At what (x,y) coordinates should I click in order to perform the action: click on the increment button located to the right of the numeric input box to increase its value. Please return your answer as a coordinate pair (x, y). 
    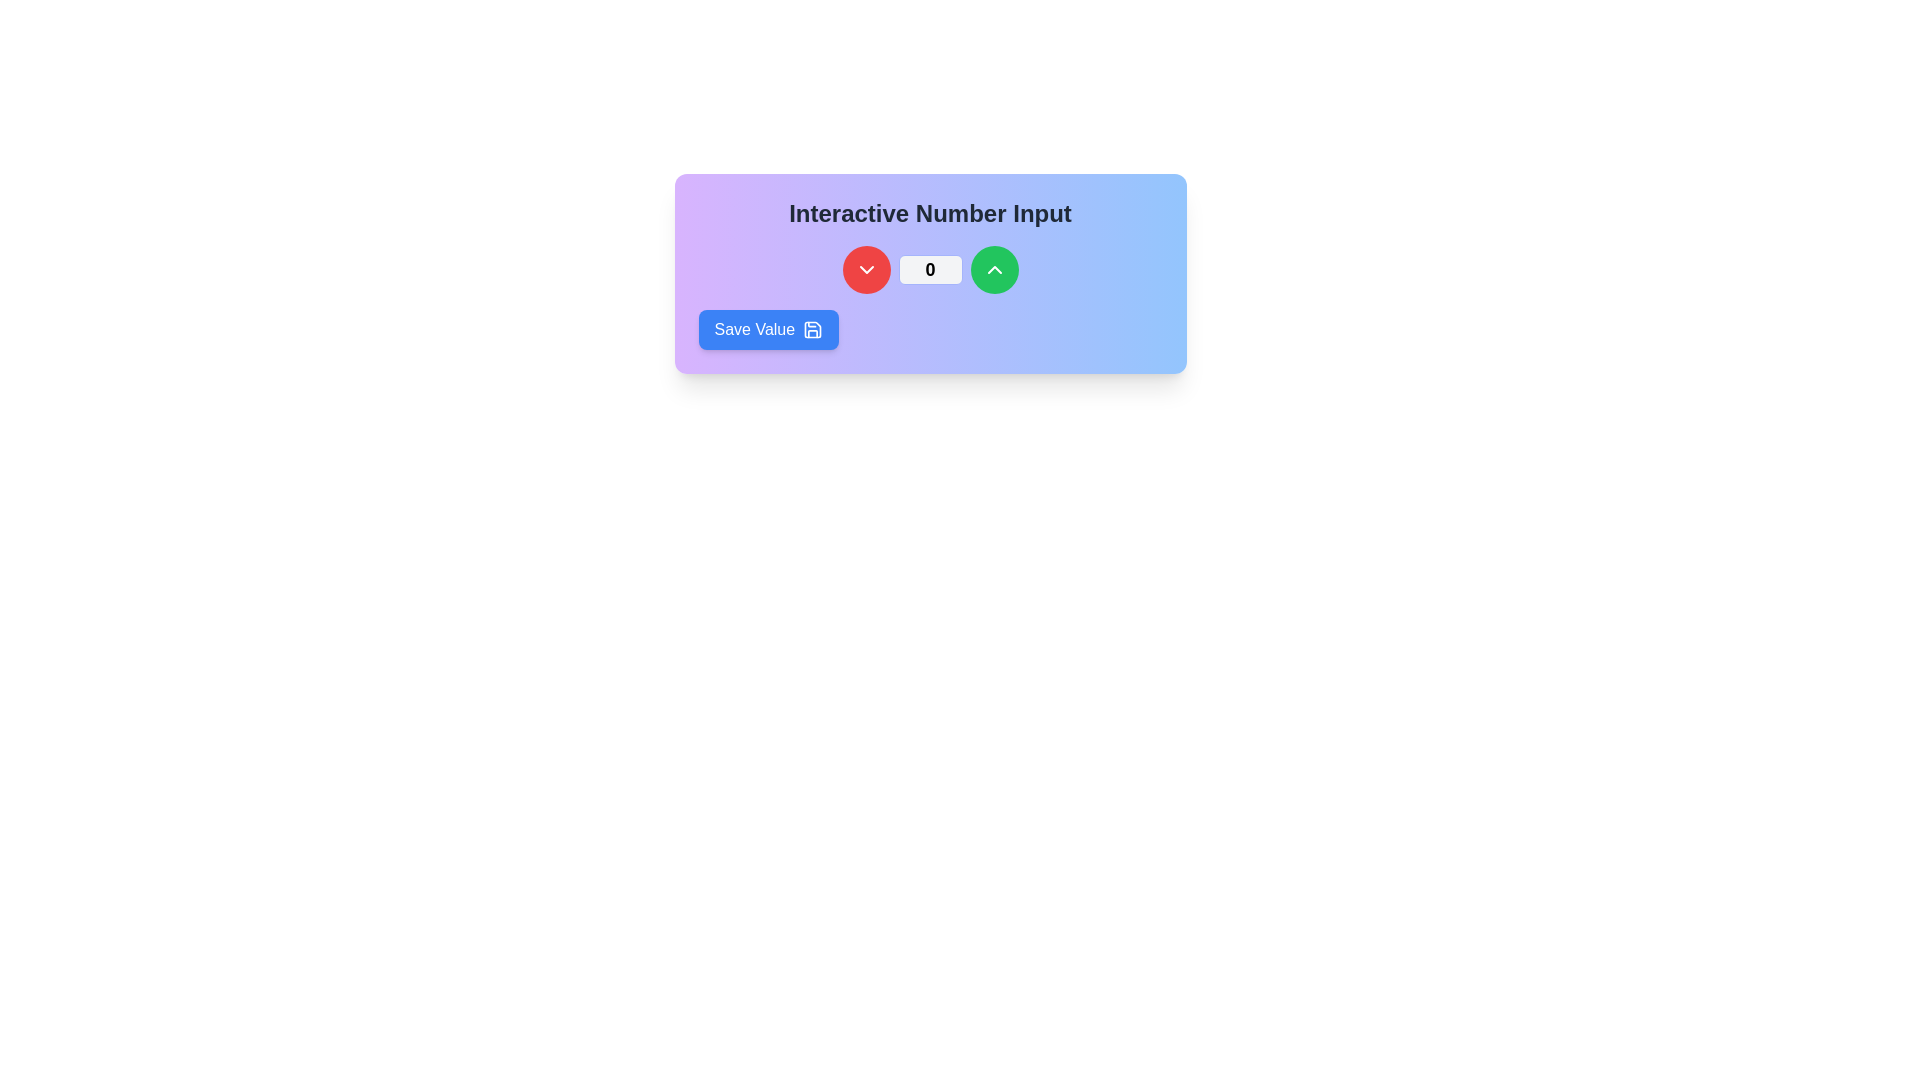
    Looking at the image, I should click on (994, 270).